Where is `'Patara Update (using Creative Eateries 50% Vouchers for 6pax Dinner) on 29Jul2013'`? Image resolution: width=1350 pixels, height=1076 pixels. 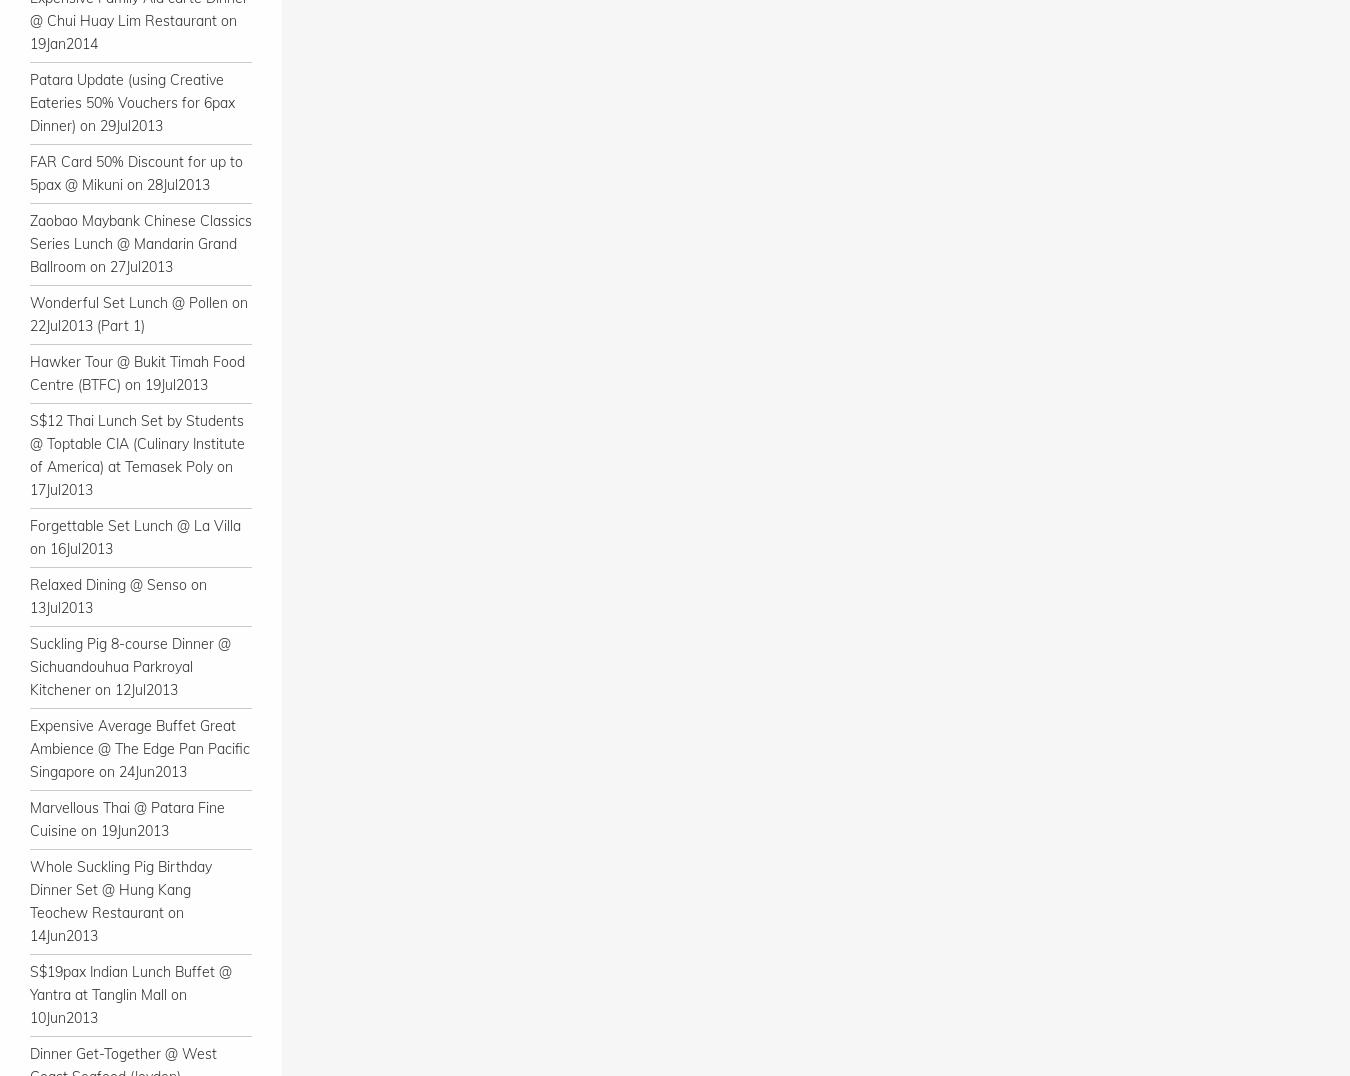 'Patara Update (using Creative Eateries 50% Vouchers for 6pax Dinner) on 29Jul2013' is located at coordinates (132, 101).